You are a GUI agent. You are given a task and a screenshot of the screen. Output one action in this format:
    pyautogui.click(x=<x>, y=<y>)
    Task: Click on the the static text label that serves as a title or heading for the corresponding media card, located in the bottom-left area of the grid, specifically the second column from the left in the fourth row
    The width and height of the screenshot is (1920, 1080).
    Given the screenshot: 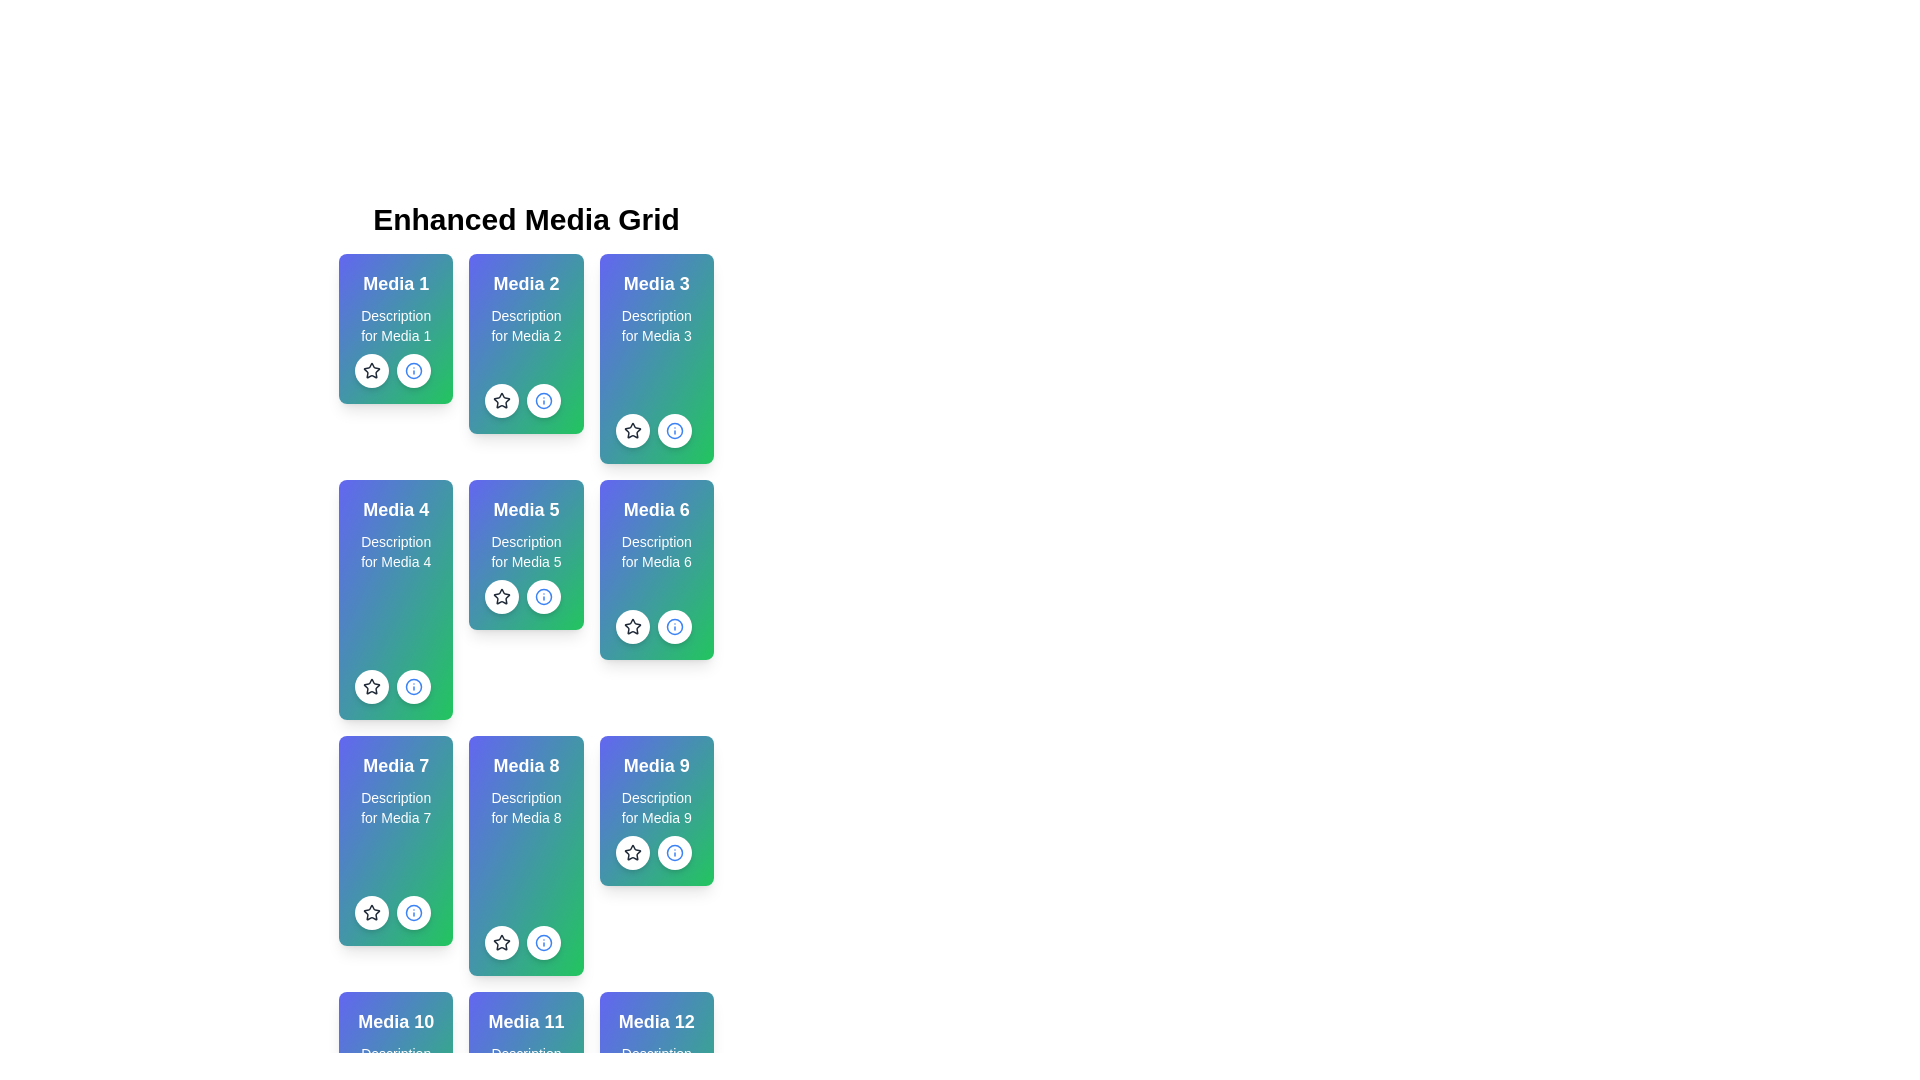 What is the action you would take?
    pyautogui.click(x=526, y=1022)
    